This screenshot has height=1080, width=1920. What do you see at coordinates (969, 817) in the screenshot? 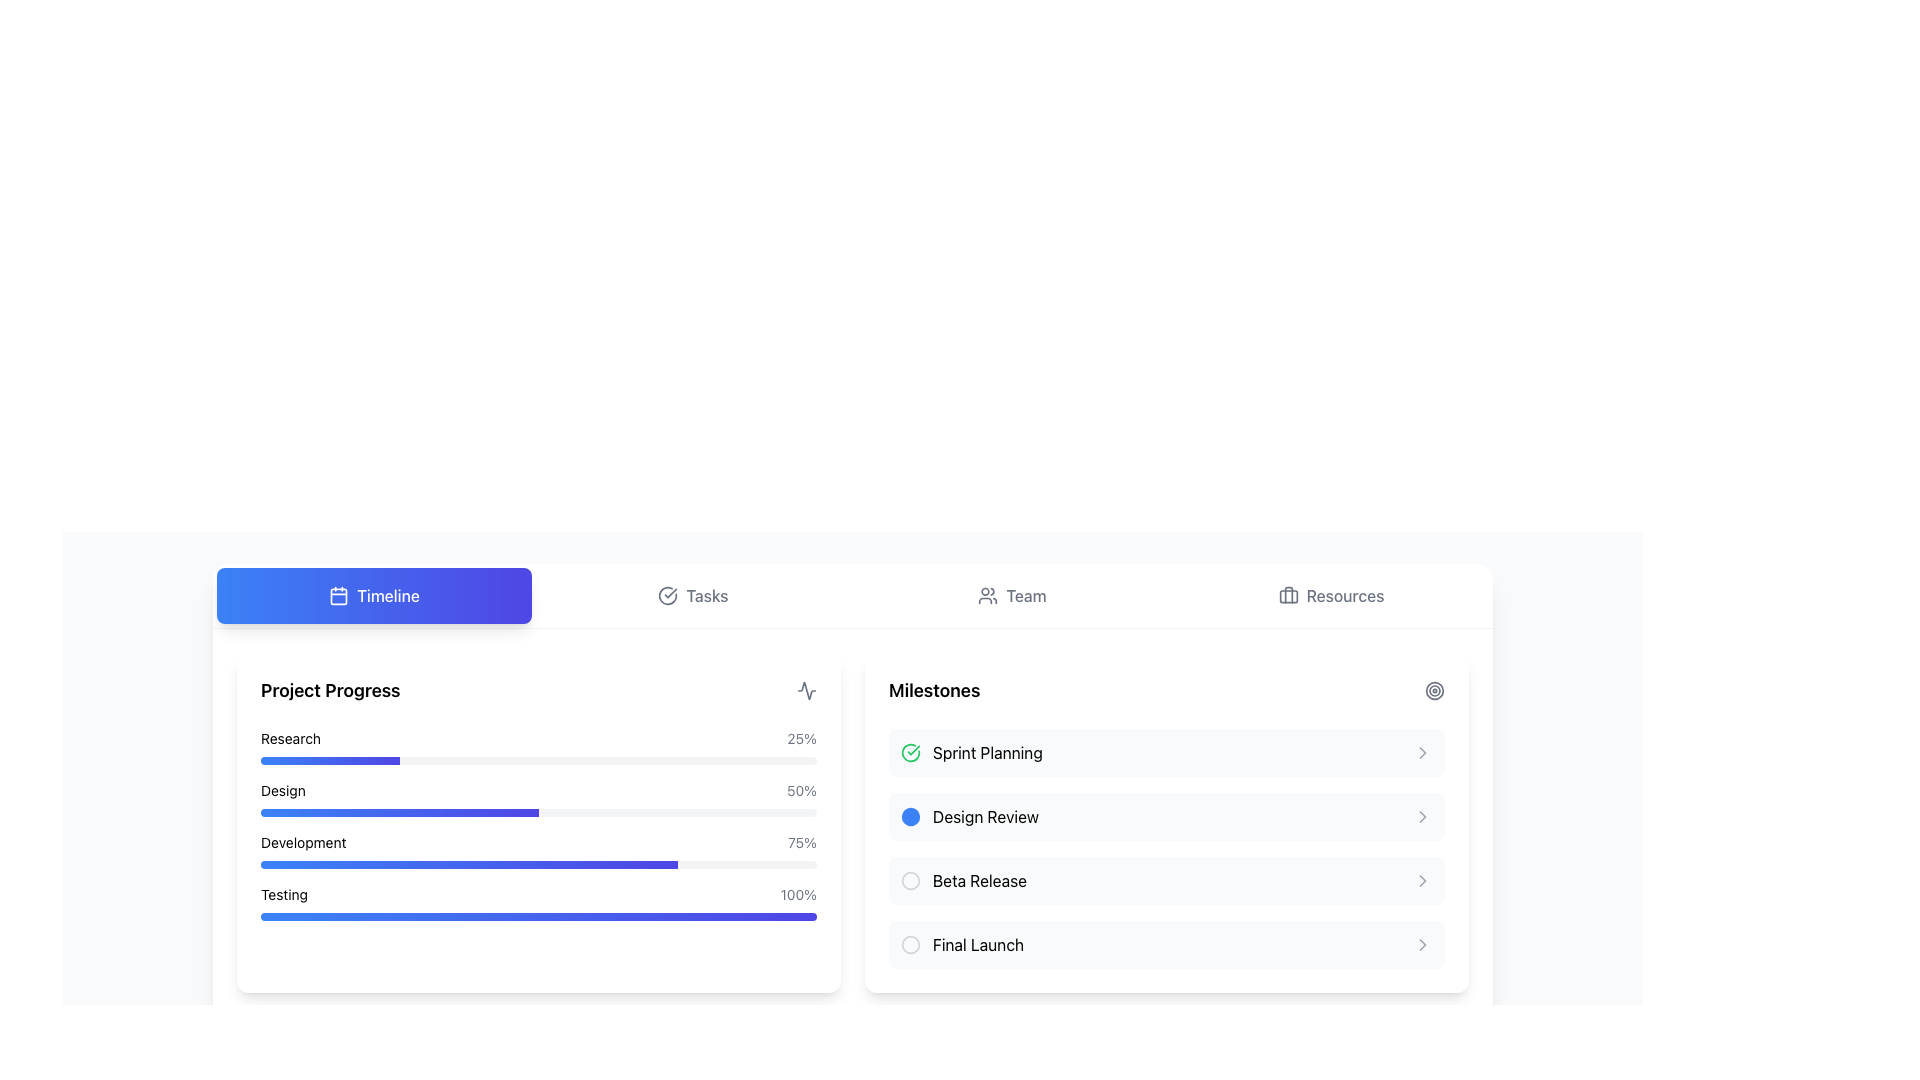
I see `the milestone item labeled 'Design Review' in the project tracking interface to interact with it` at bounding box center [969, 817].